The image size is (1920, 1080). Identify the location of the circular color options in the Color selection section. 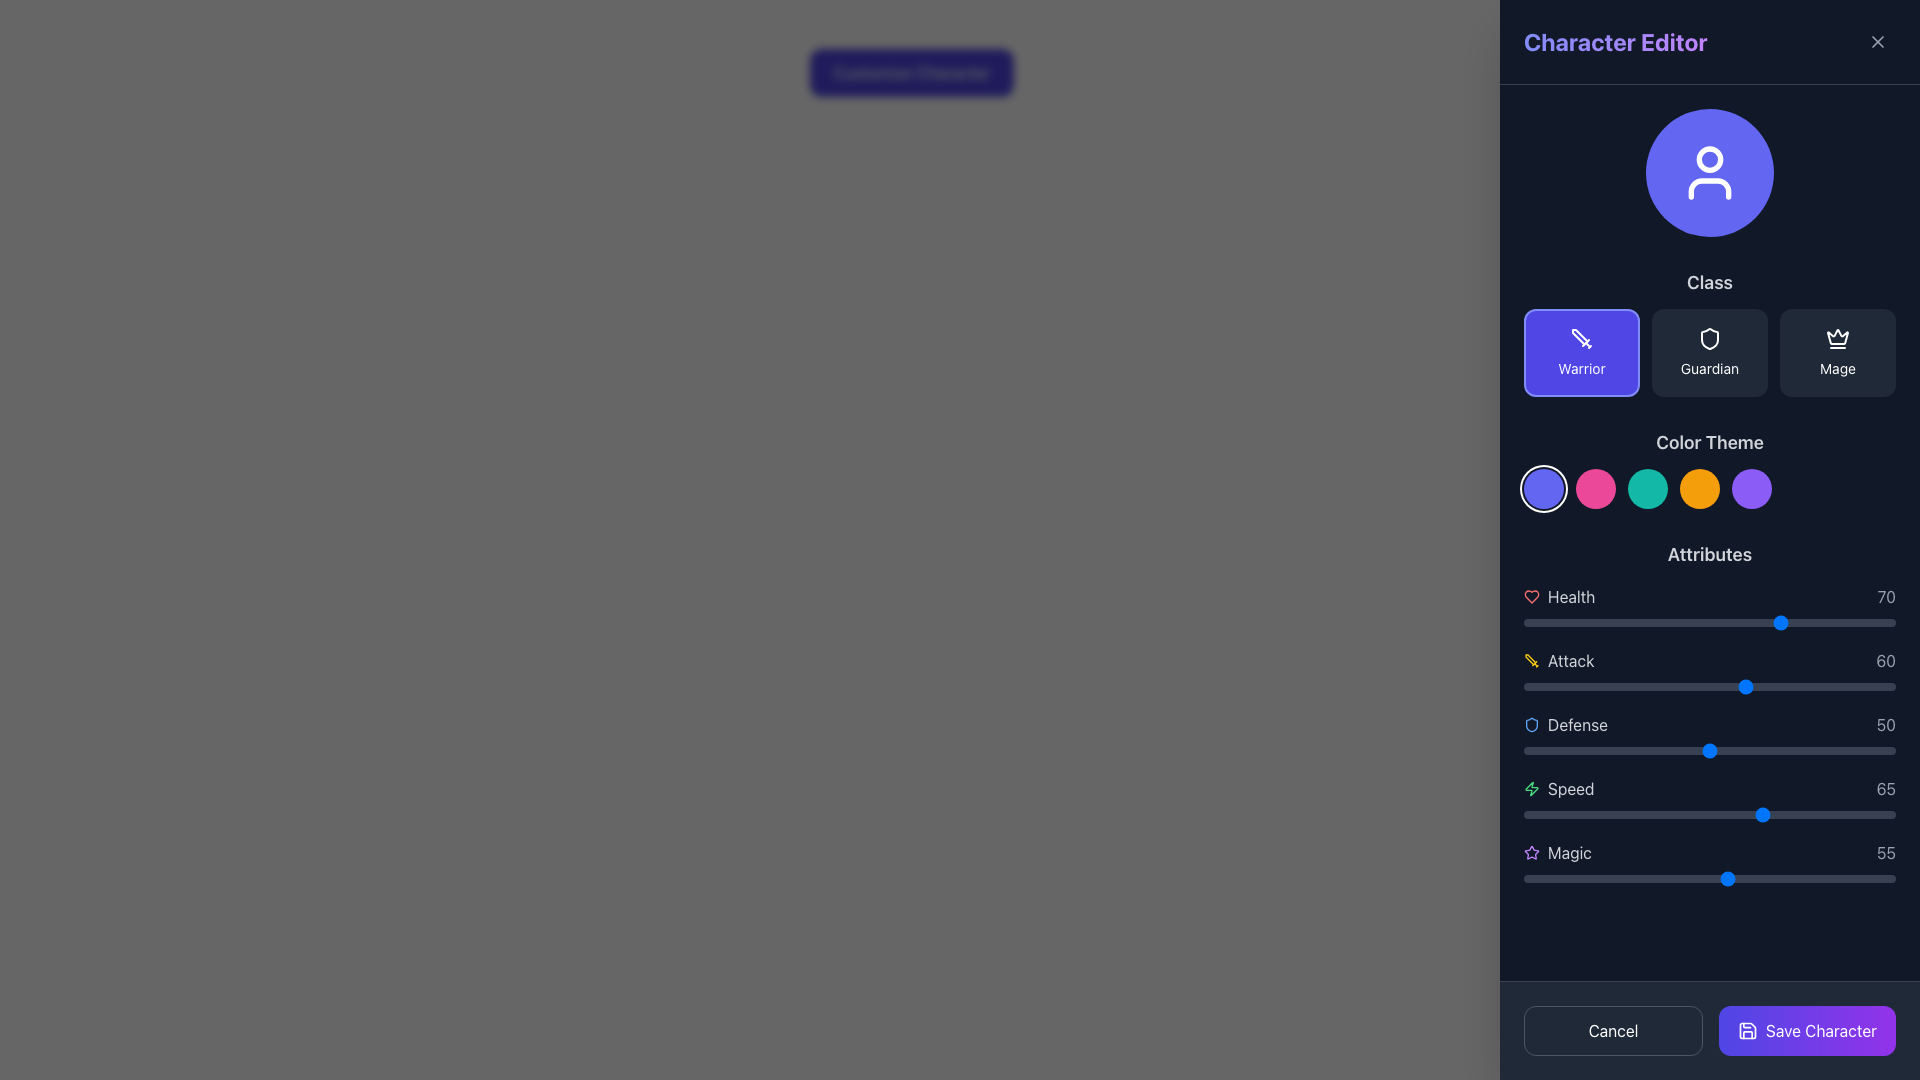
(1708, 469).